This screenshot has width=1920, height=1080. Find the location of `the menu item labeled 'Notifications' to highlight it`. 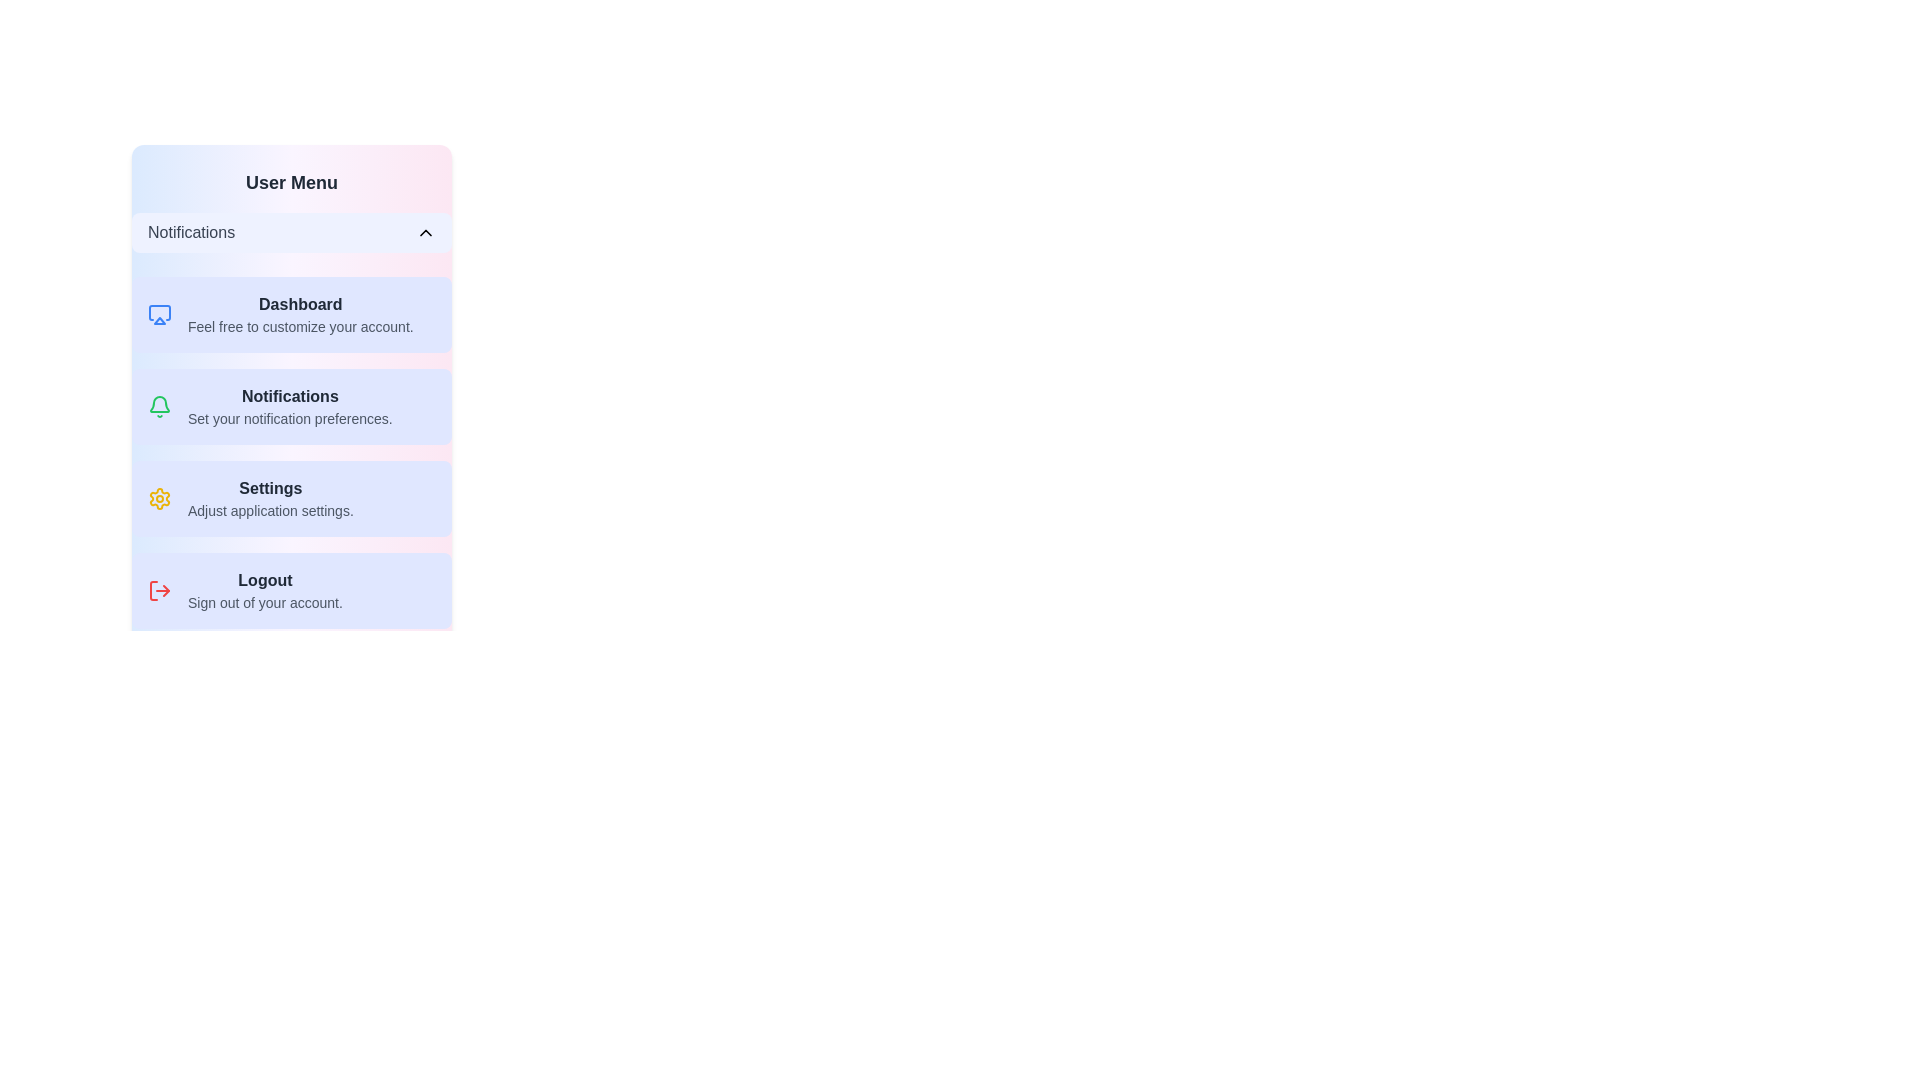

the menu item labeled 'Notifications' to highlight it is located at coordinates (291, 406).